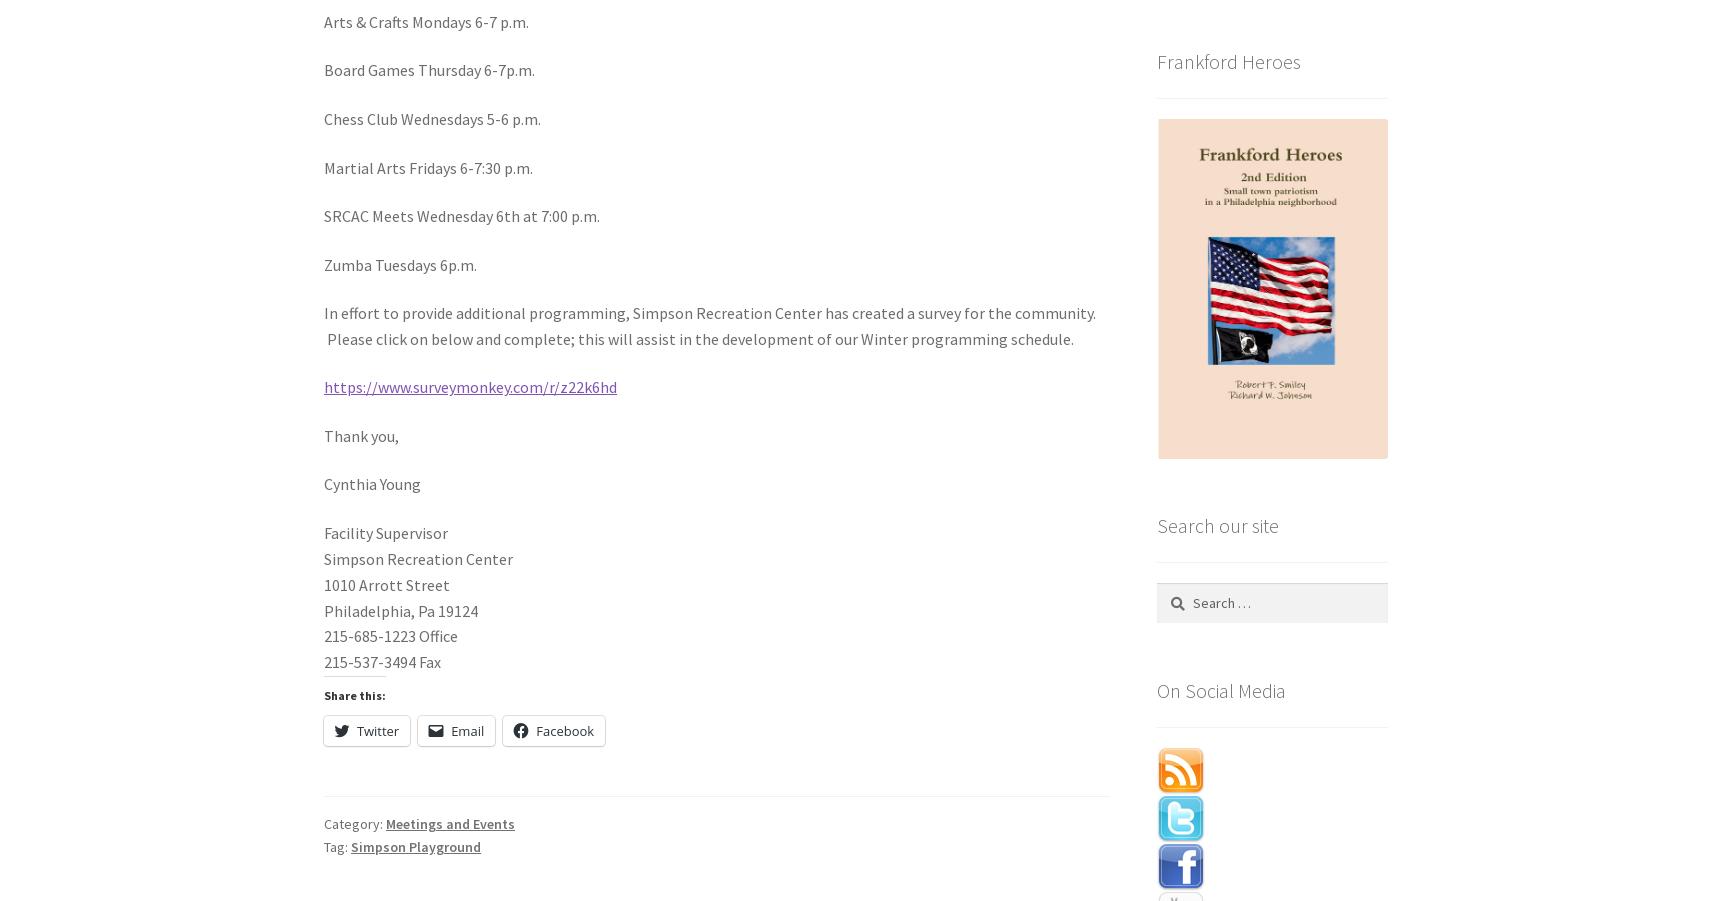 The width and height of the screenshot is (1712, 901). What do you see at coordinates (563, 728) in the screenshot?
I see `'Facebook'` at bounding box center [563, 728].